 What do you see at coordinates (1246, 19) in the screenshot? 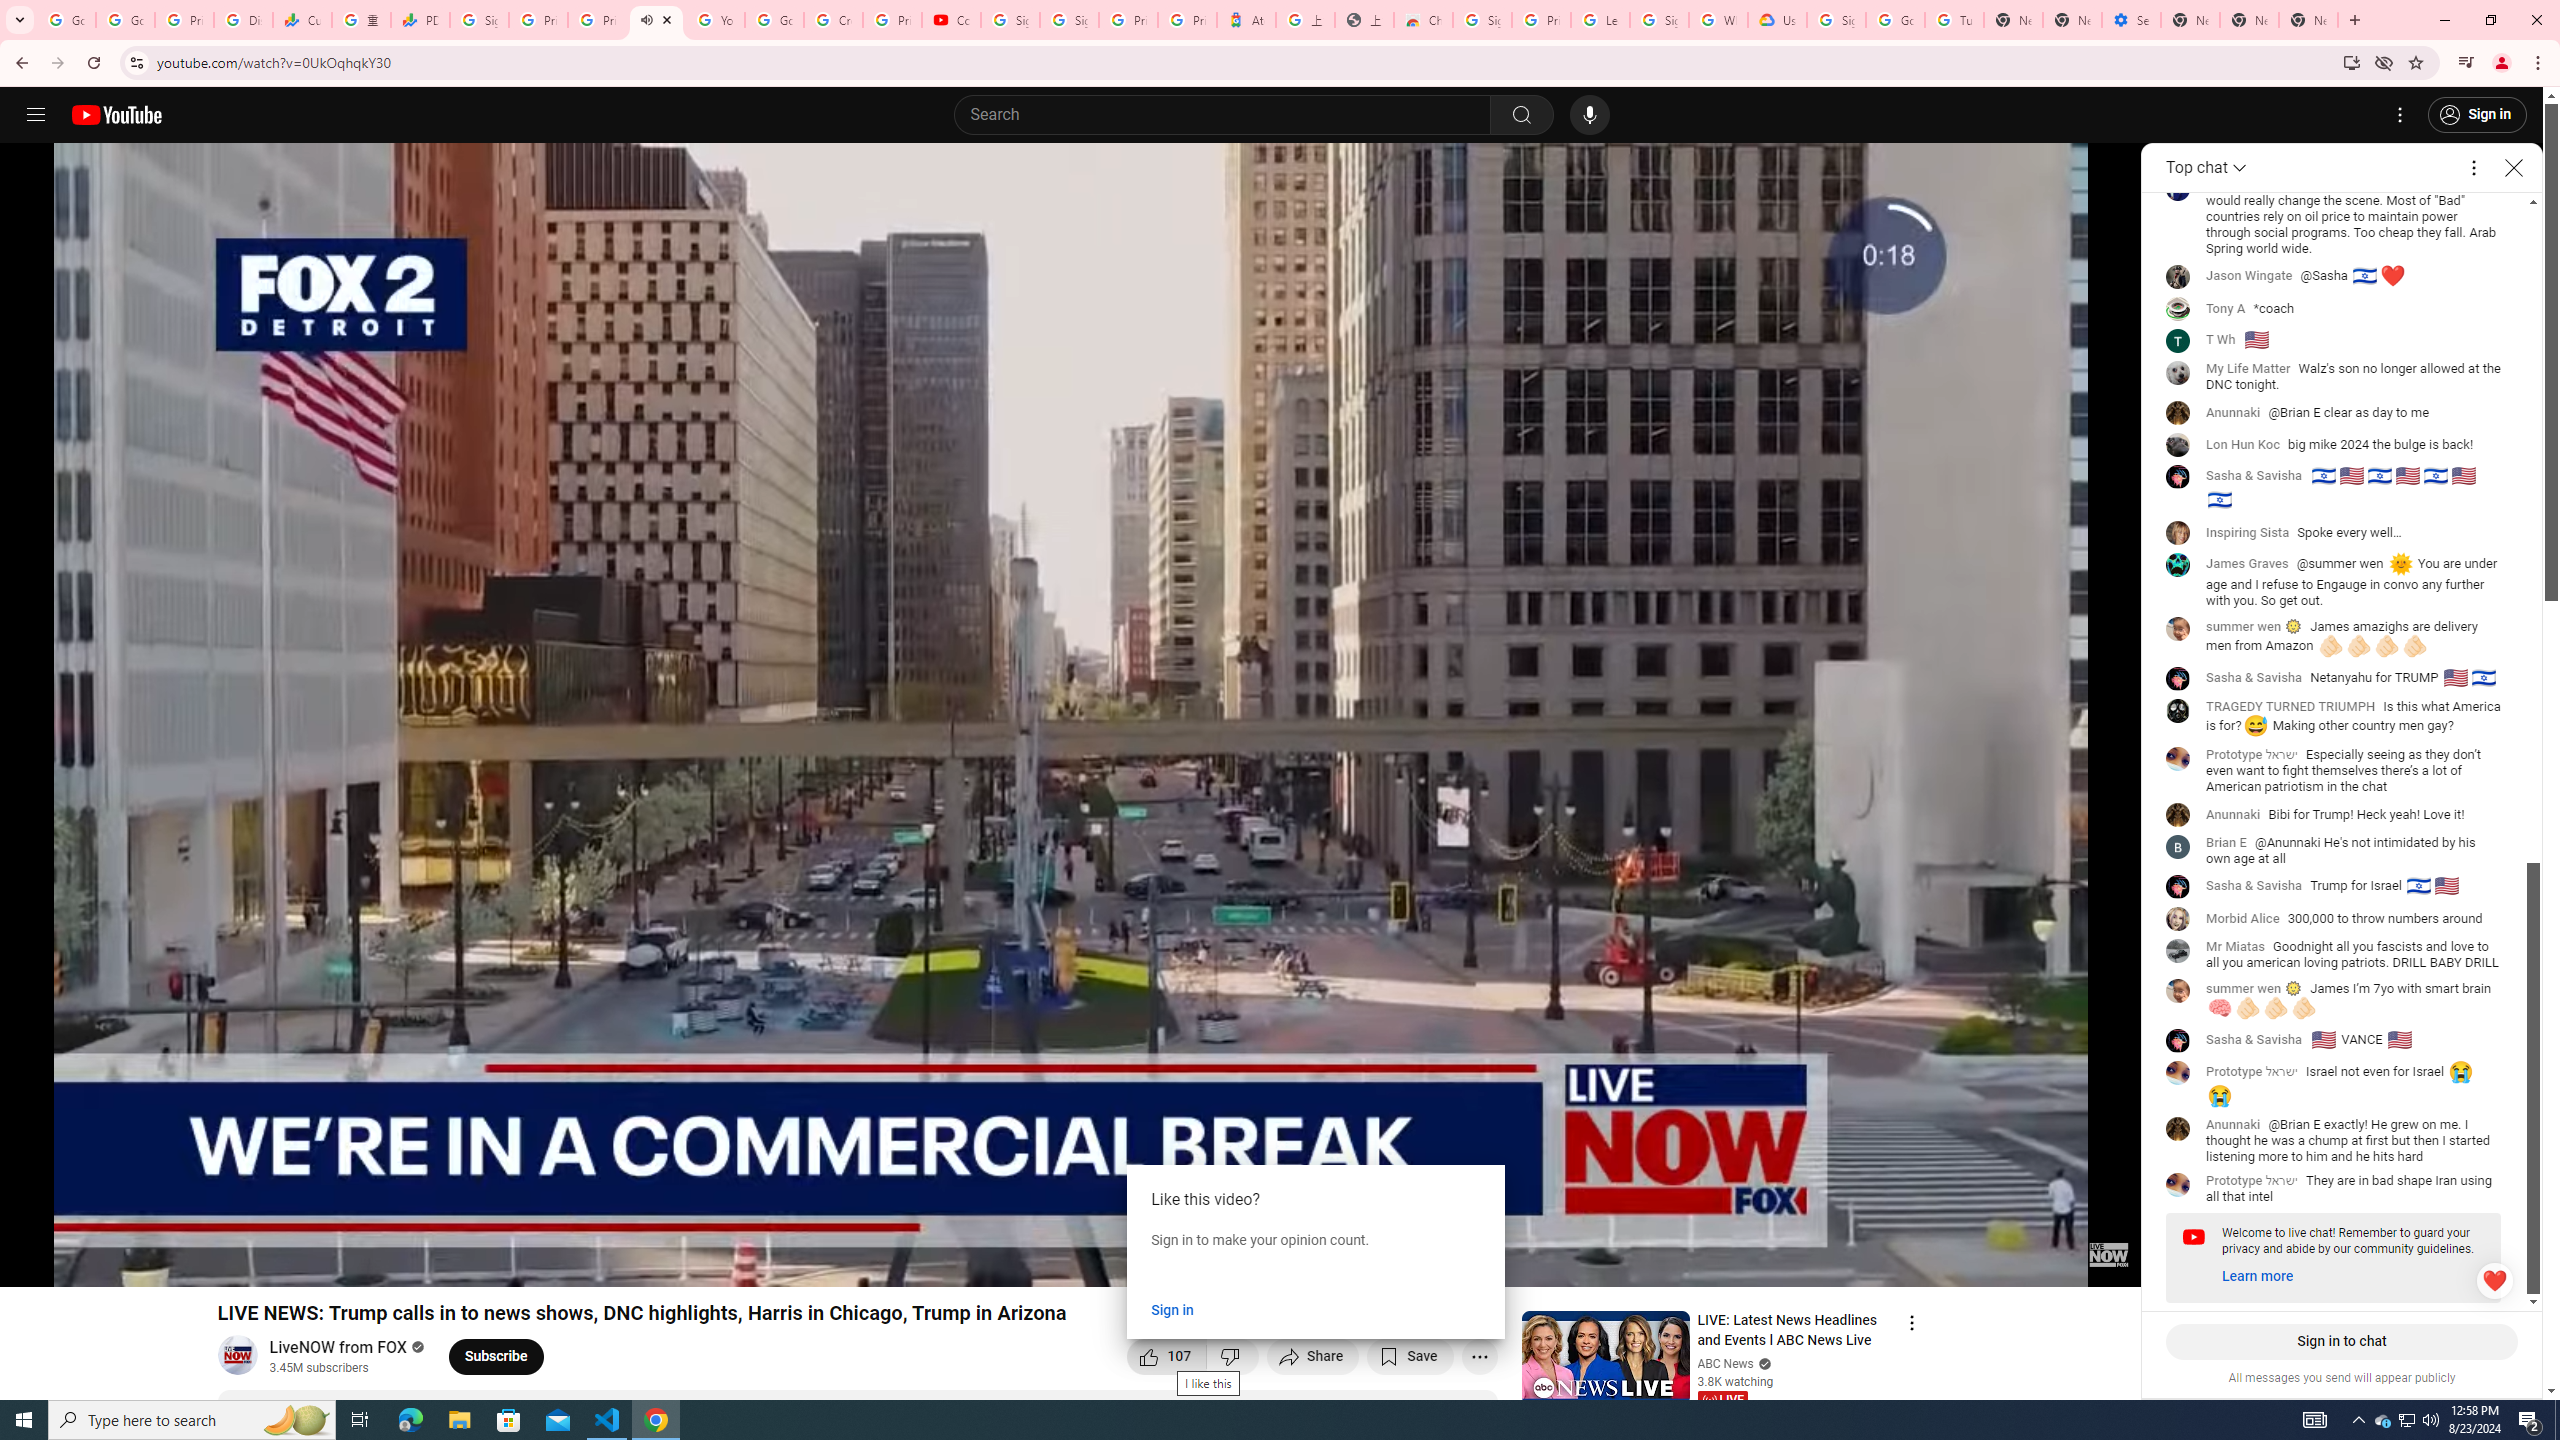
I see `'Atour Hotel - Google hotels'` at bounding box center [1246, 19].